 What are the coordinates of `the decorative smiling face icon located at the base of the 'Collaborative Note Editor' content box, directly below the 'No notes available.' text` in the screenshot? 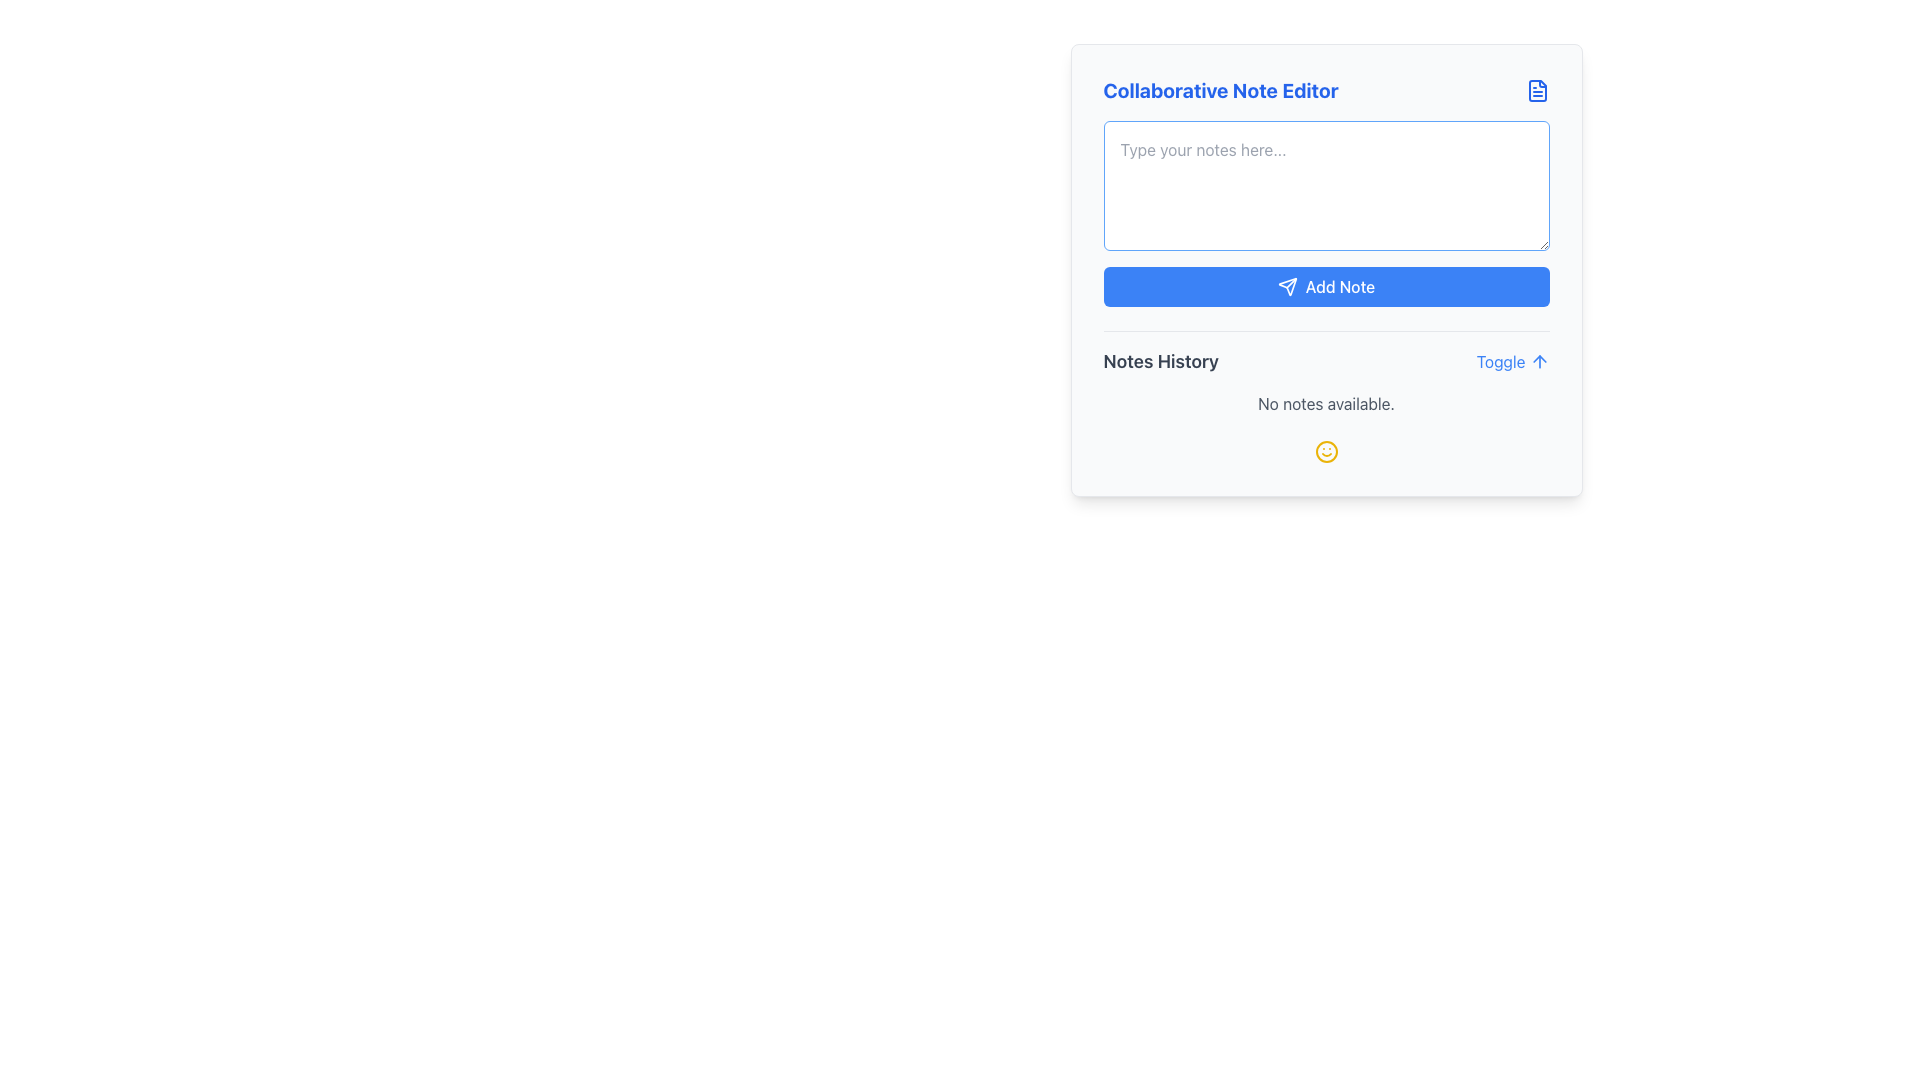 It's located at (1326, 451).